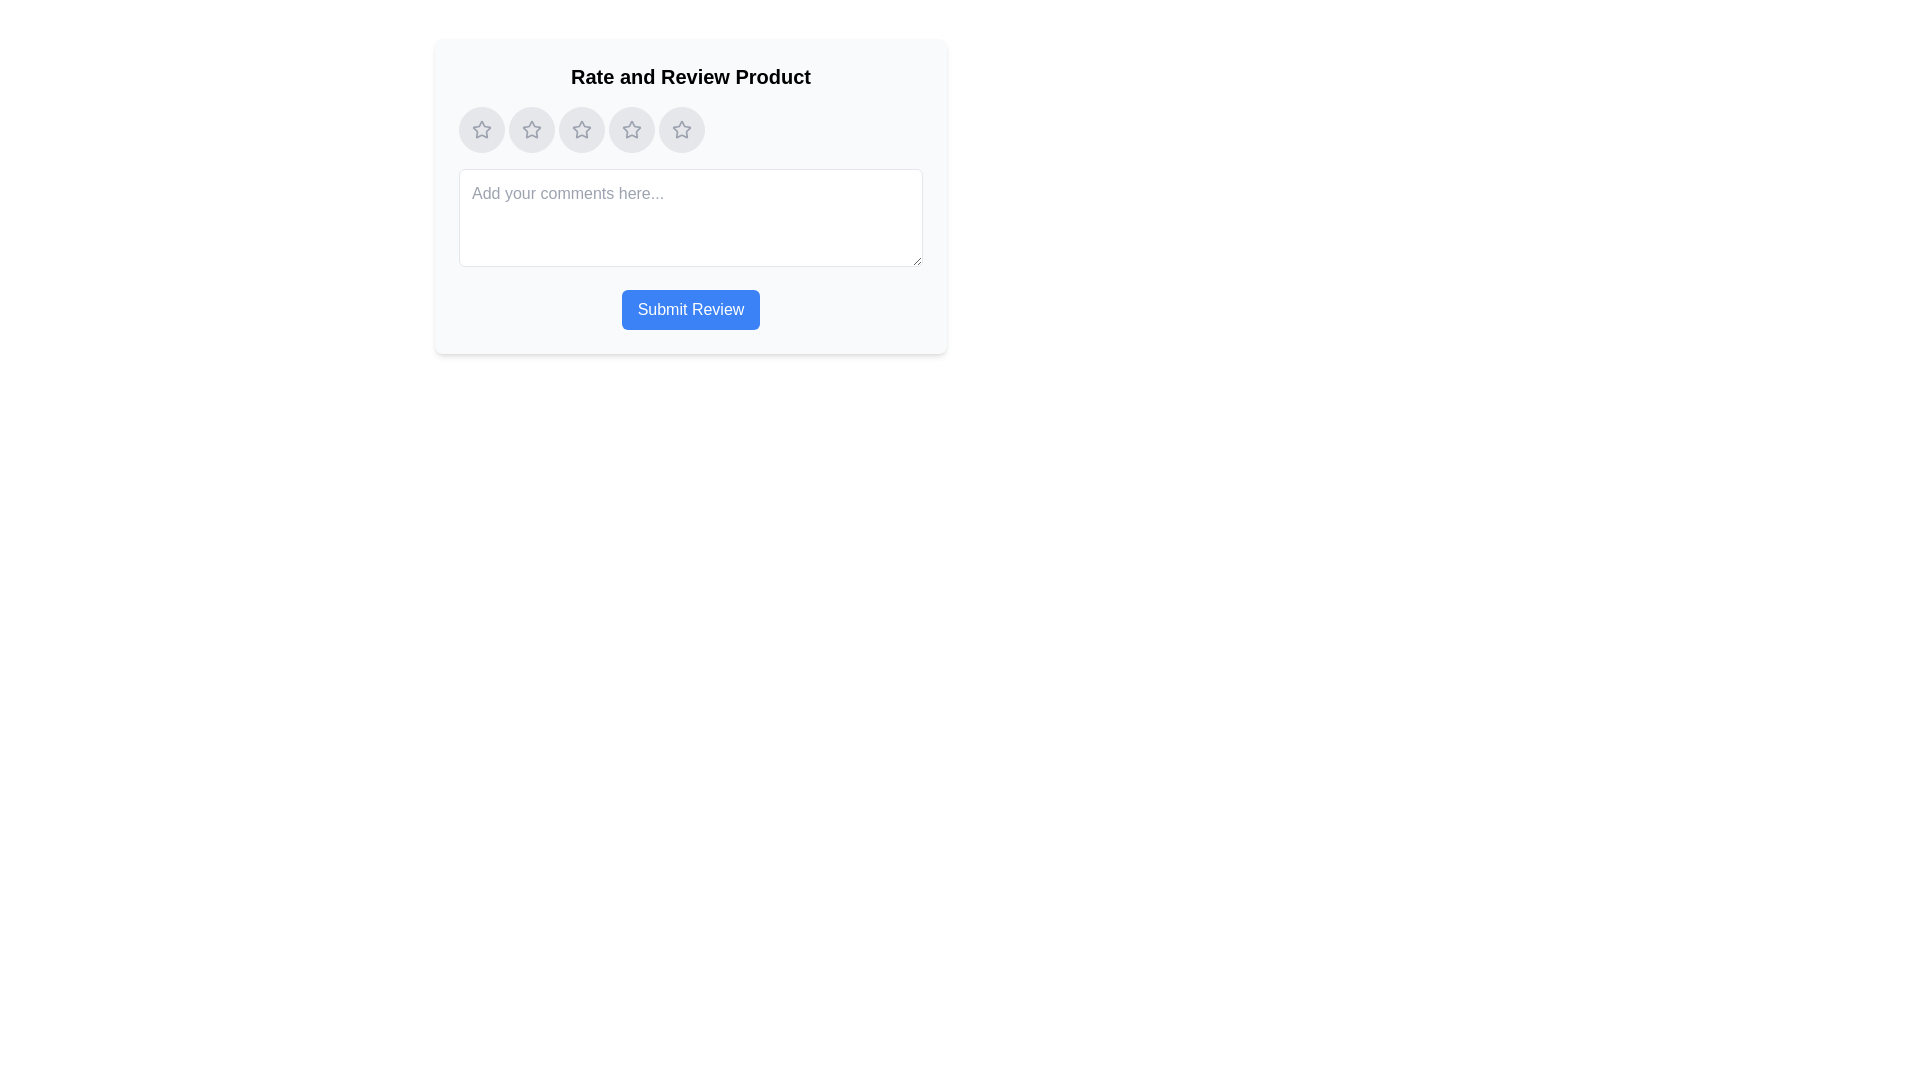  What do you see at coordinates (532, 130) in the screenshot?
I see `the circular button with a gray background and star icon` at bounding box center [532, 130].